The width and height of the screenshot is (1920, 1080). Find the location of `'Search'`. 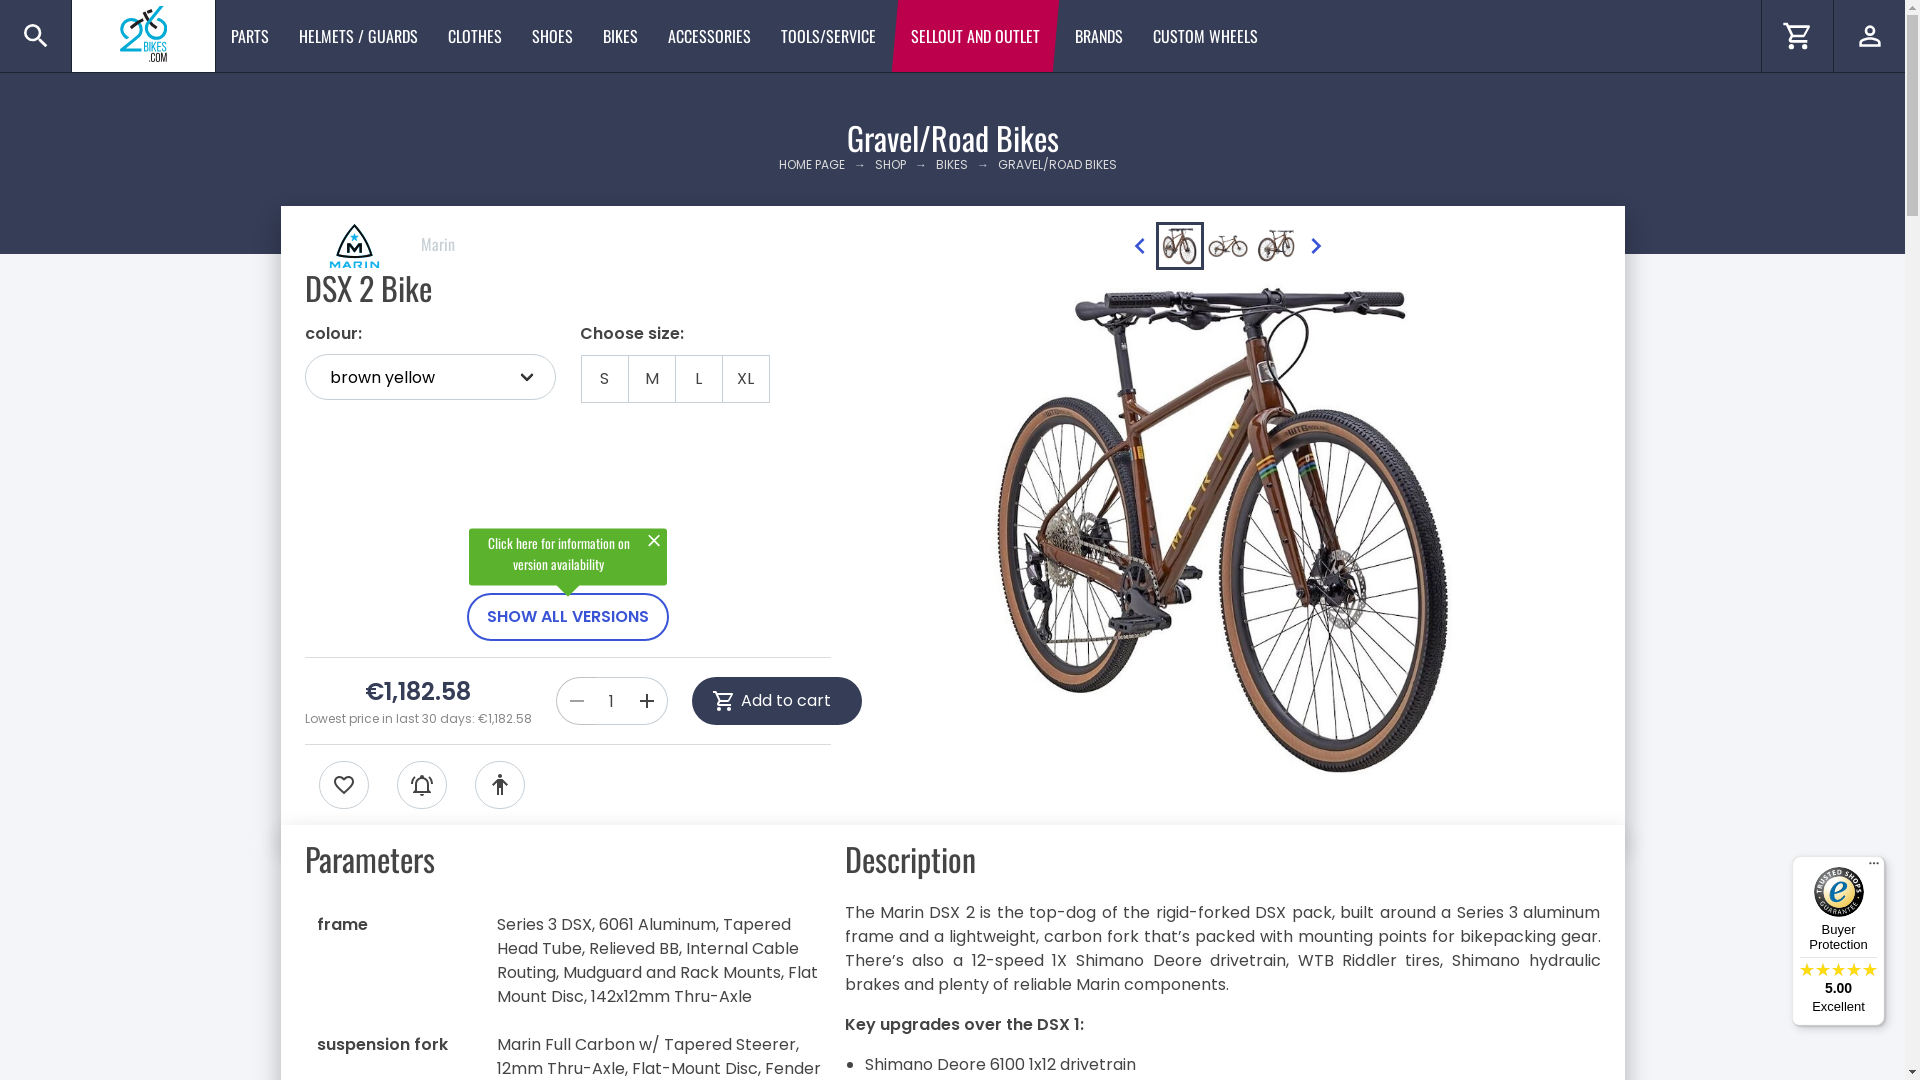

'Search' is located at coordinates (35, 35).